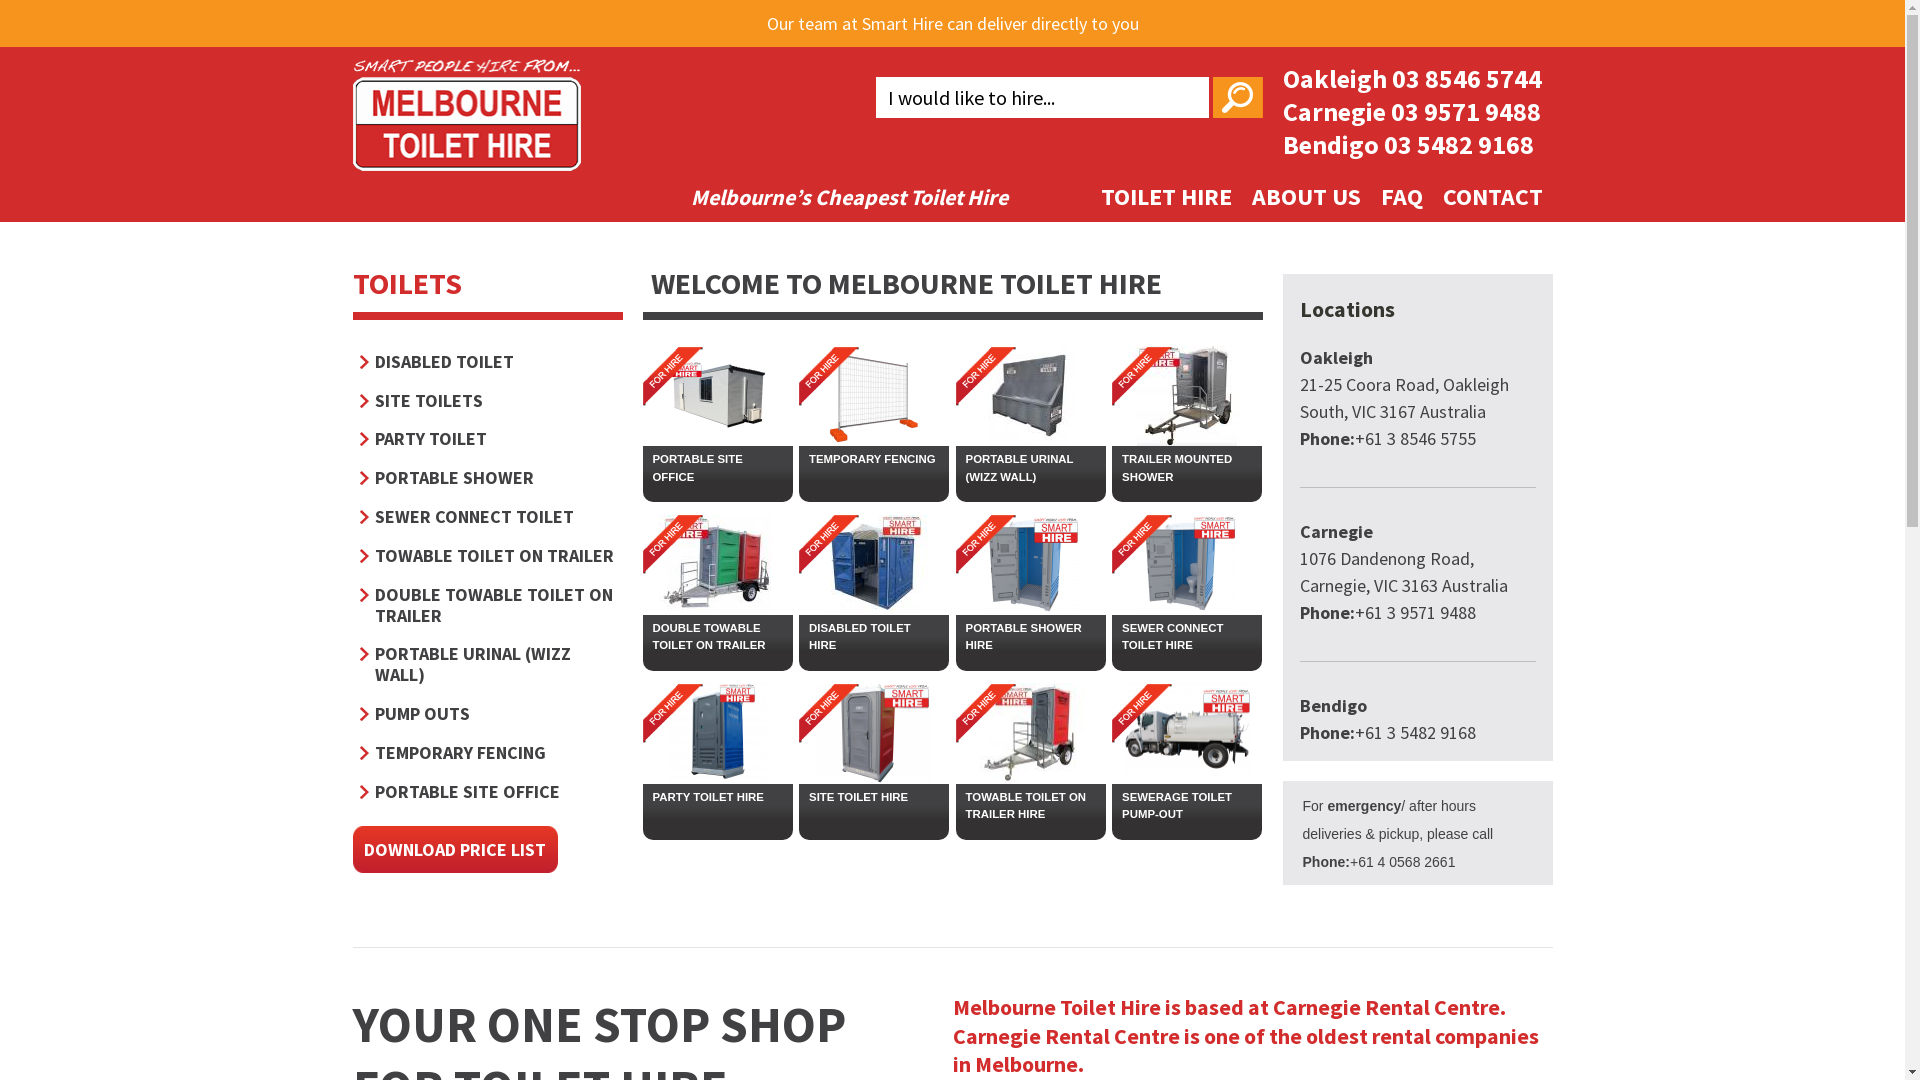 The width and height of the screenshot is (1920, 1080). What do you see at coordinates (488, 712) in the screenshot?
I see `'PUMP OUTS'` at bounding box center [488, 712].